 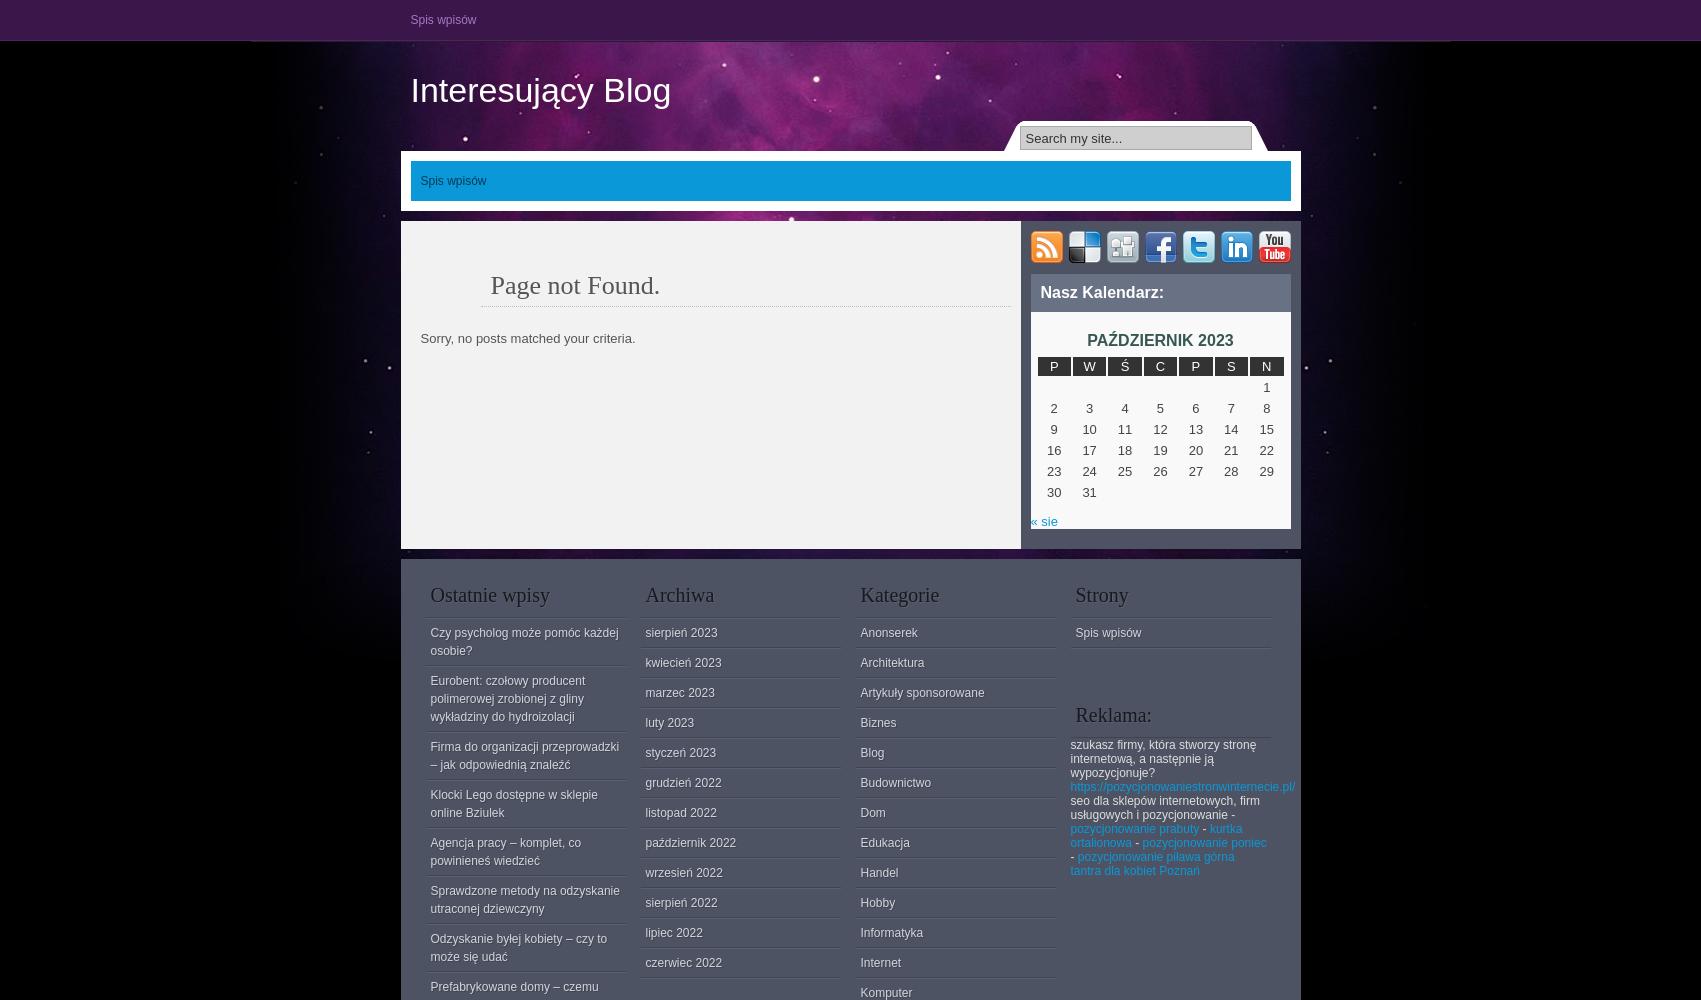 I want to click on '21', so click(x=1231, y=449).